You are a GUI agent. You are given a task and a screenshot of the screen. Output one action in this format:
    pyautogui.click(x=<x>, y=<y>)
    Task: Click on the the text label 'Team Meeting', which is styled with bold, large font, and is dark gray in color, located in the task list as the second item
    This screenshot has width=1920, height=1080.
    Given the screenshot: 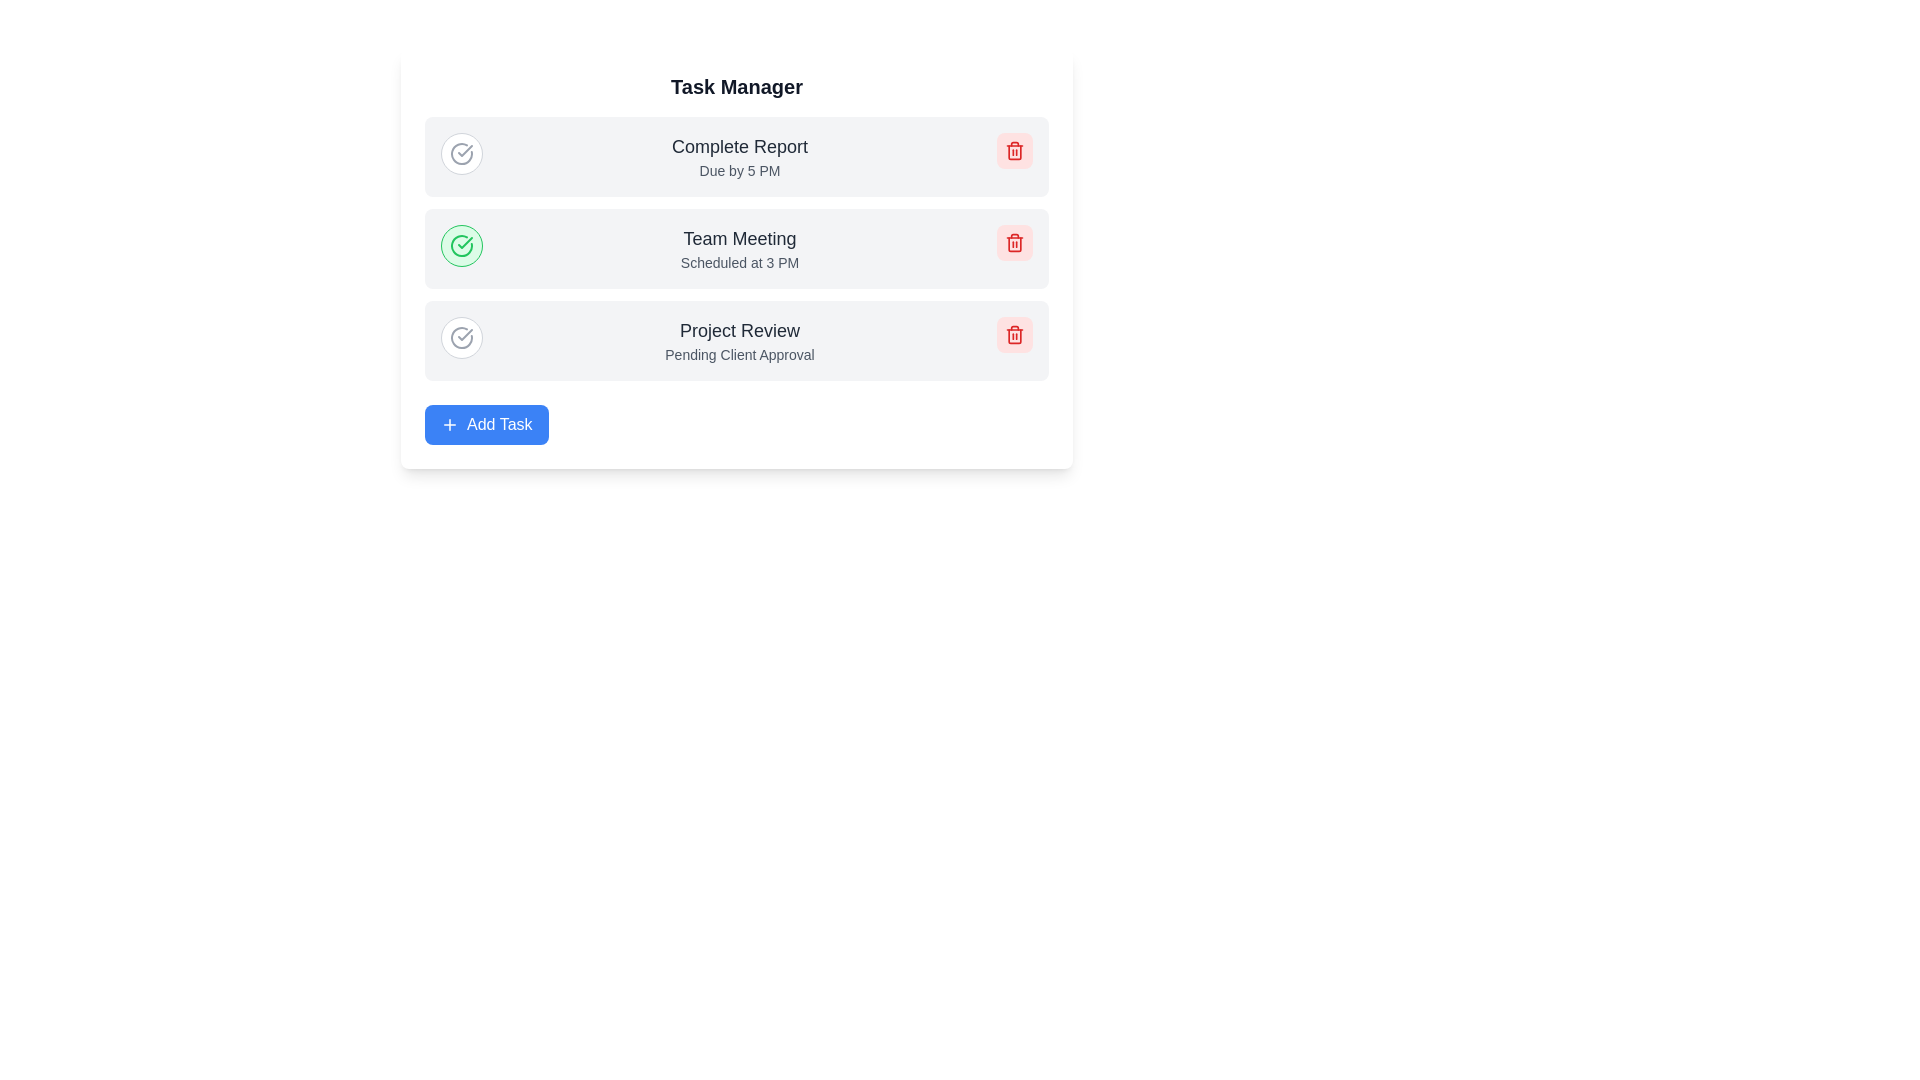 What is the action you would take?
    pyautogui.click(x=738, y=238)
    